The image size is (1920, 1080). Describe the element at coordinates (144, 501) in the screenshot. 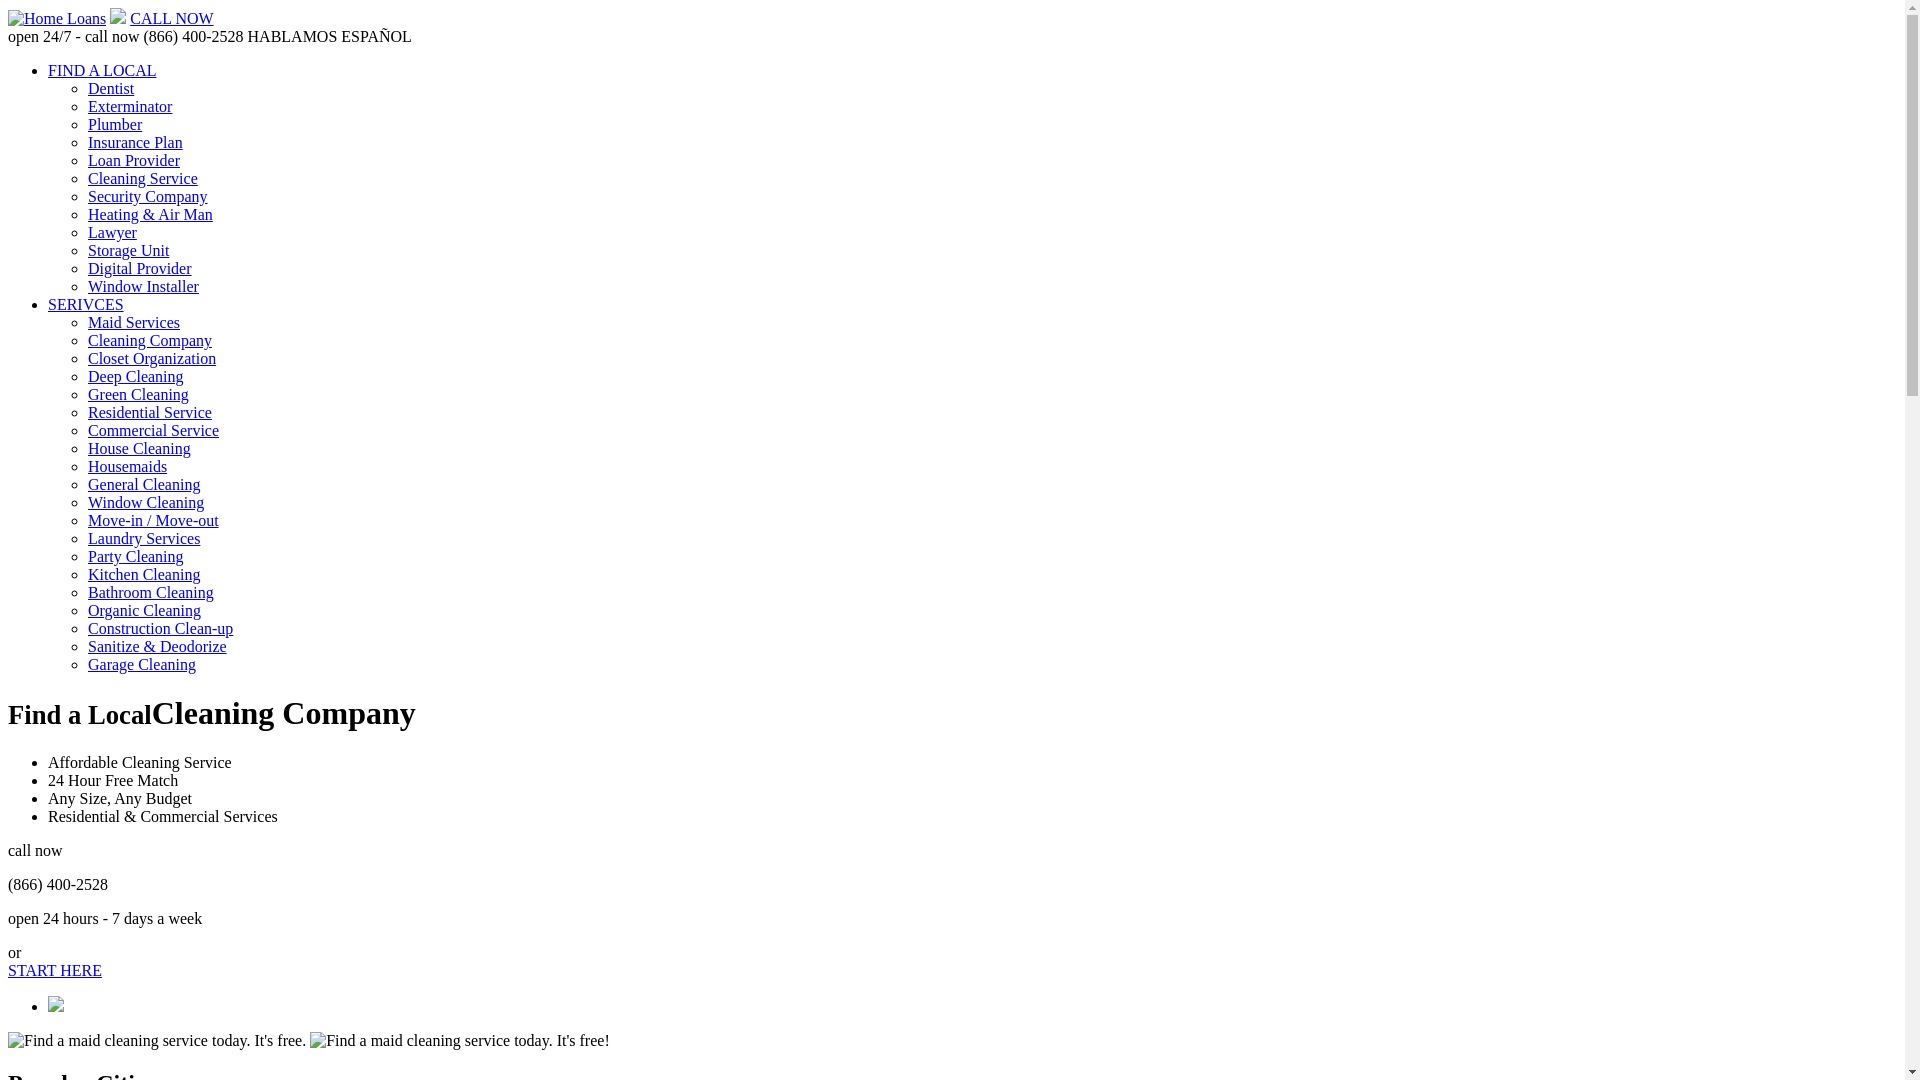

I see `'Window Cleaning'` at that location.